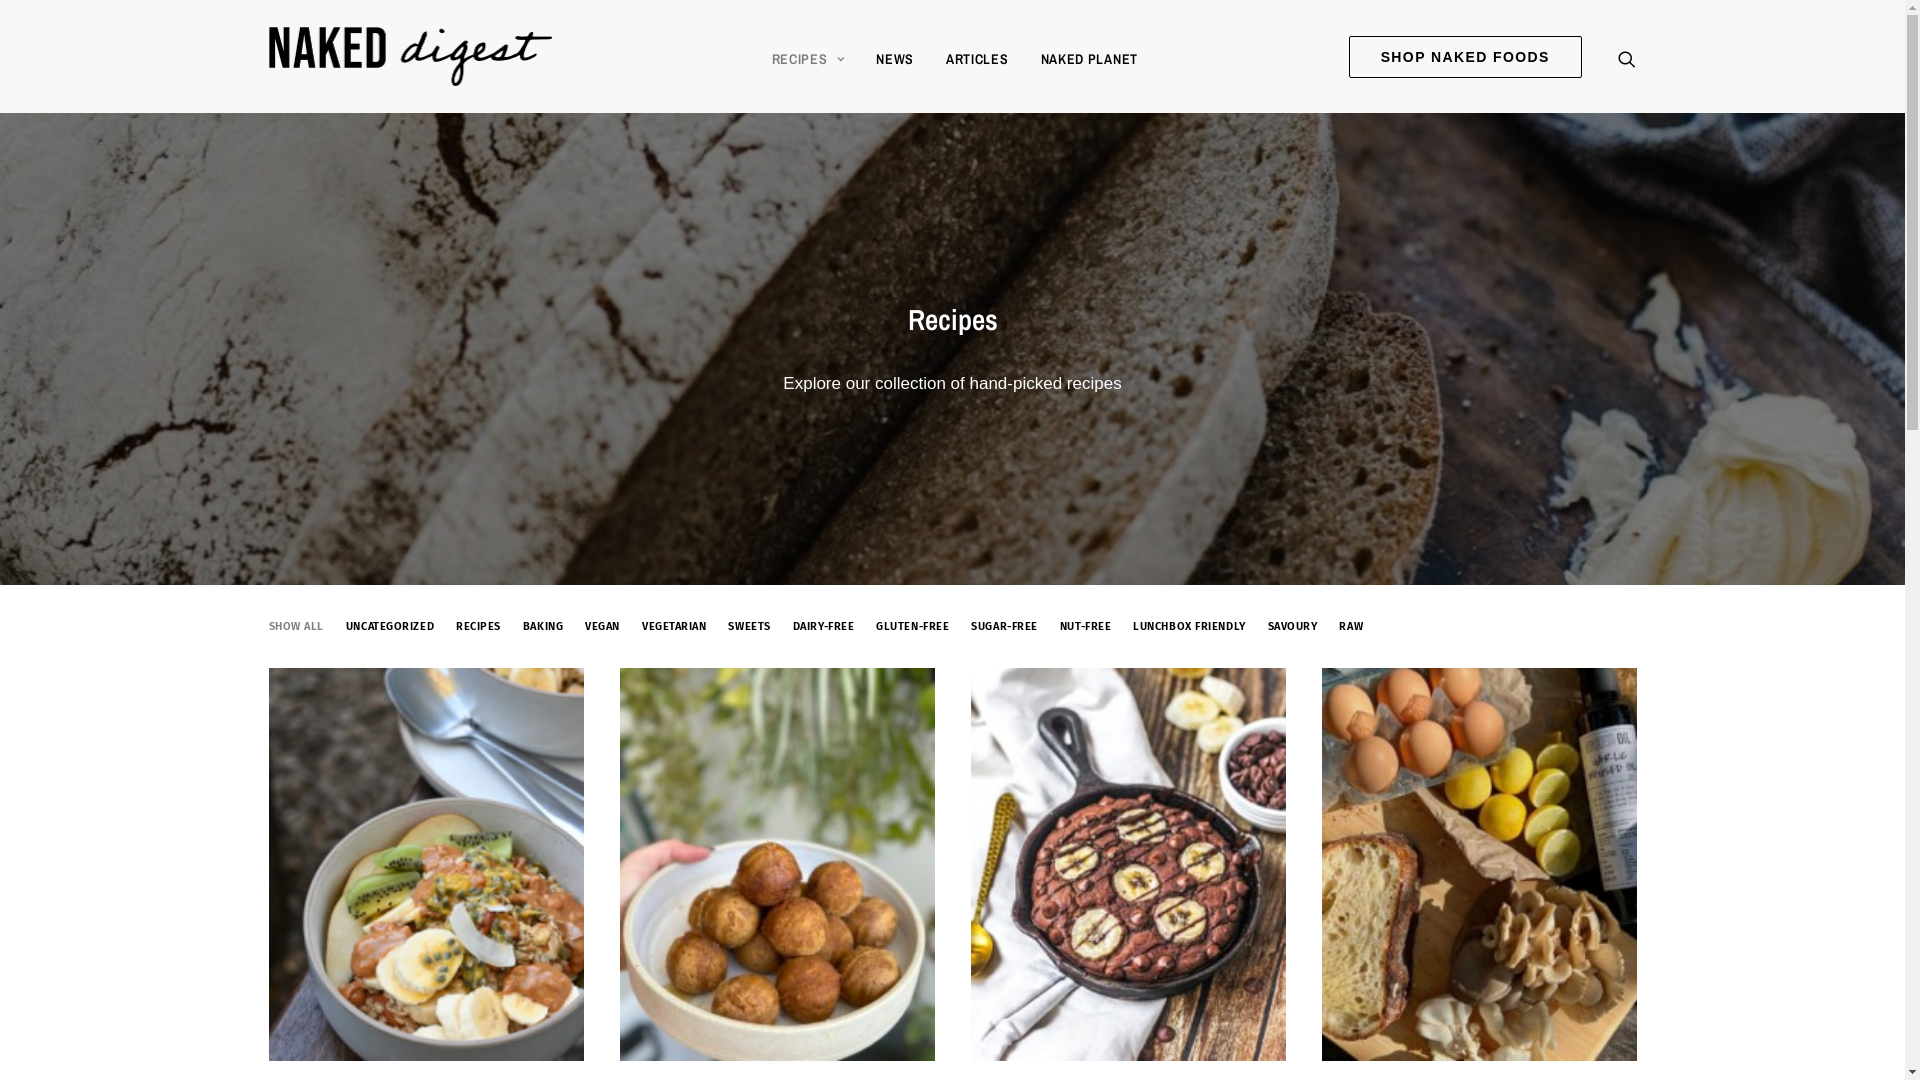 This screenshot has width=1920, height=1080. I want to click on 'NUT-FREE', so click(1084, 625).